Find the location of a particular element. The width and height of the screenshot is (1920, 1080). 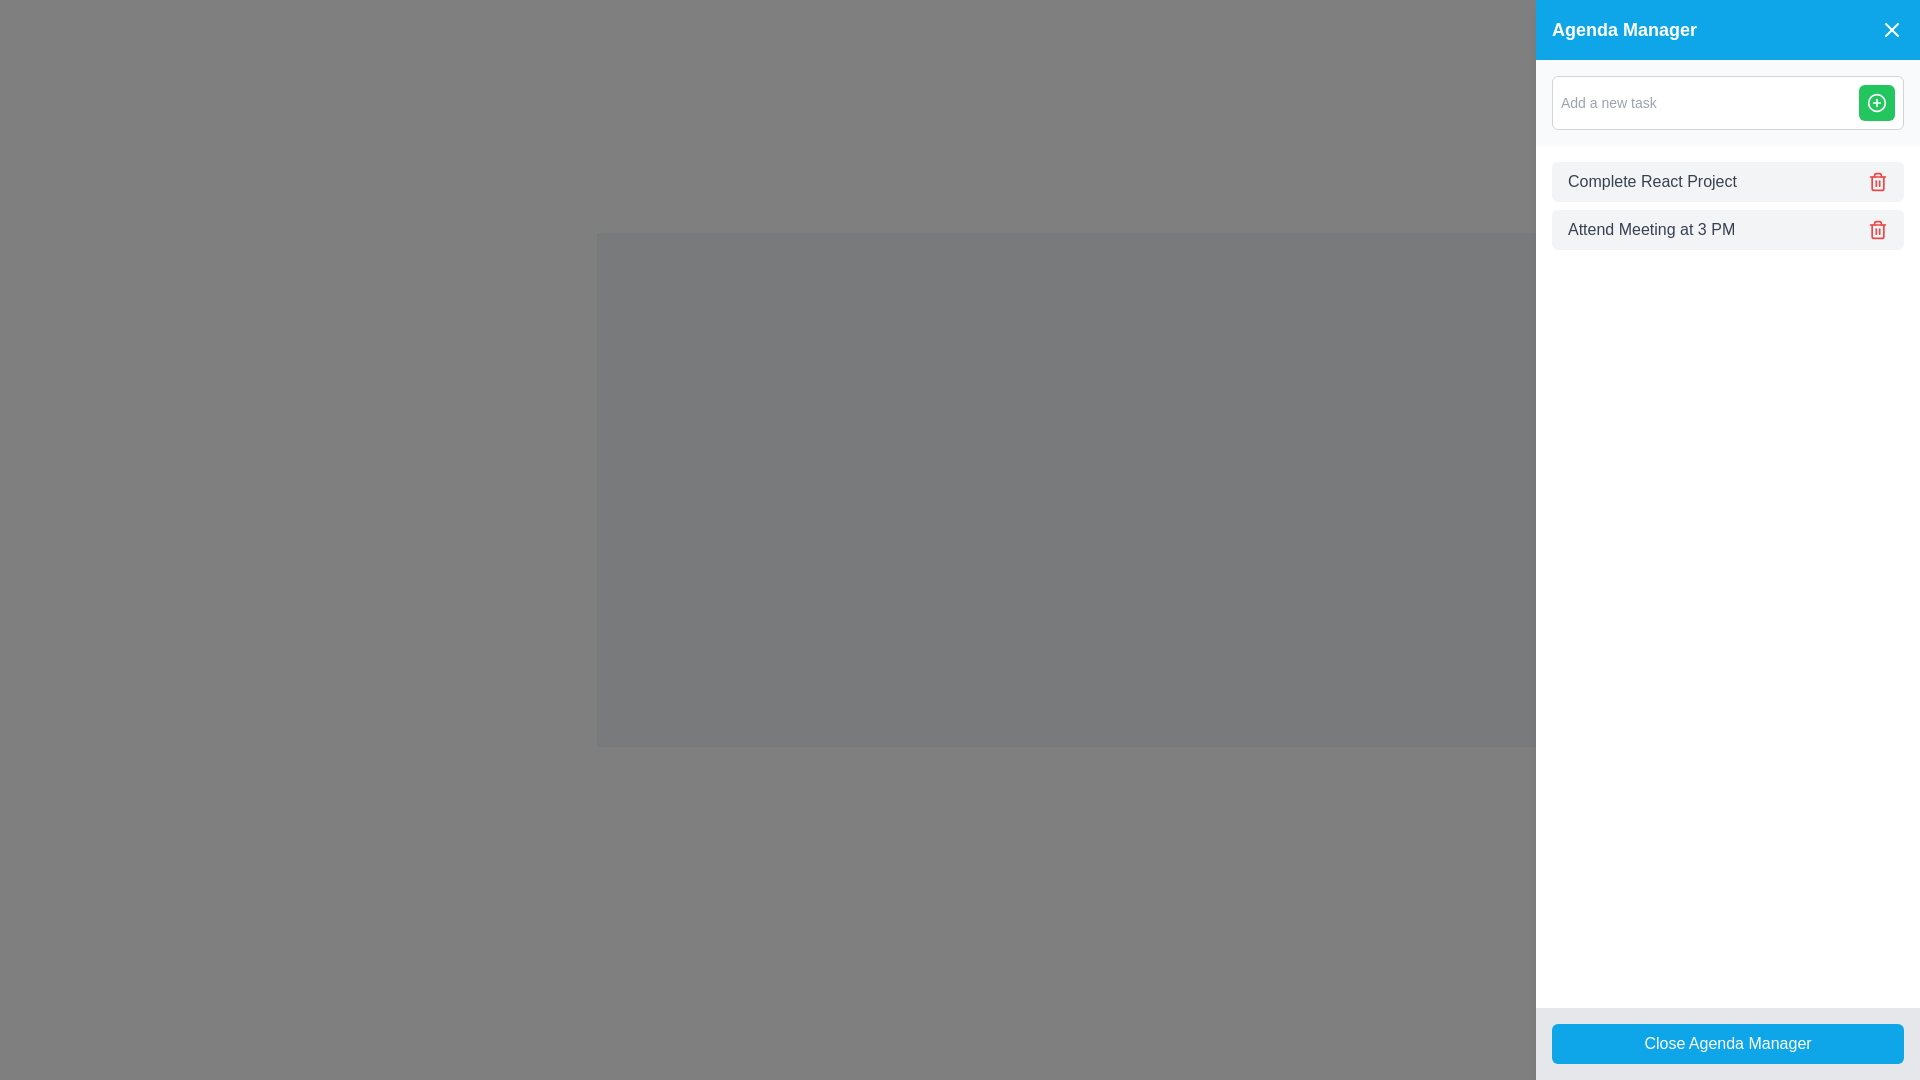

the green plus button located in the upper section of the sidebar labeled 'Agenda Manager' is located at coordinates (1727, 103).